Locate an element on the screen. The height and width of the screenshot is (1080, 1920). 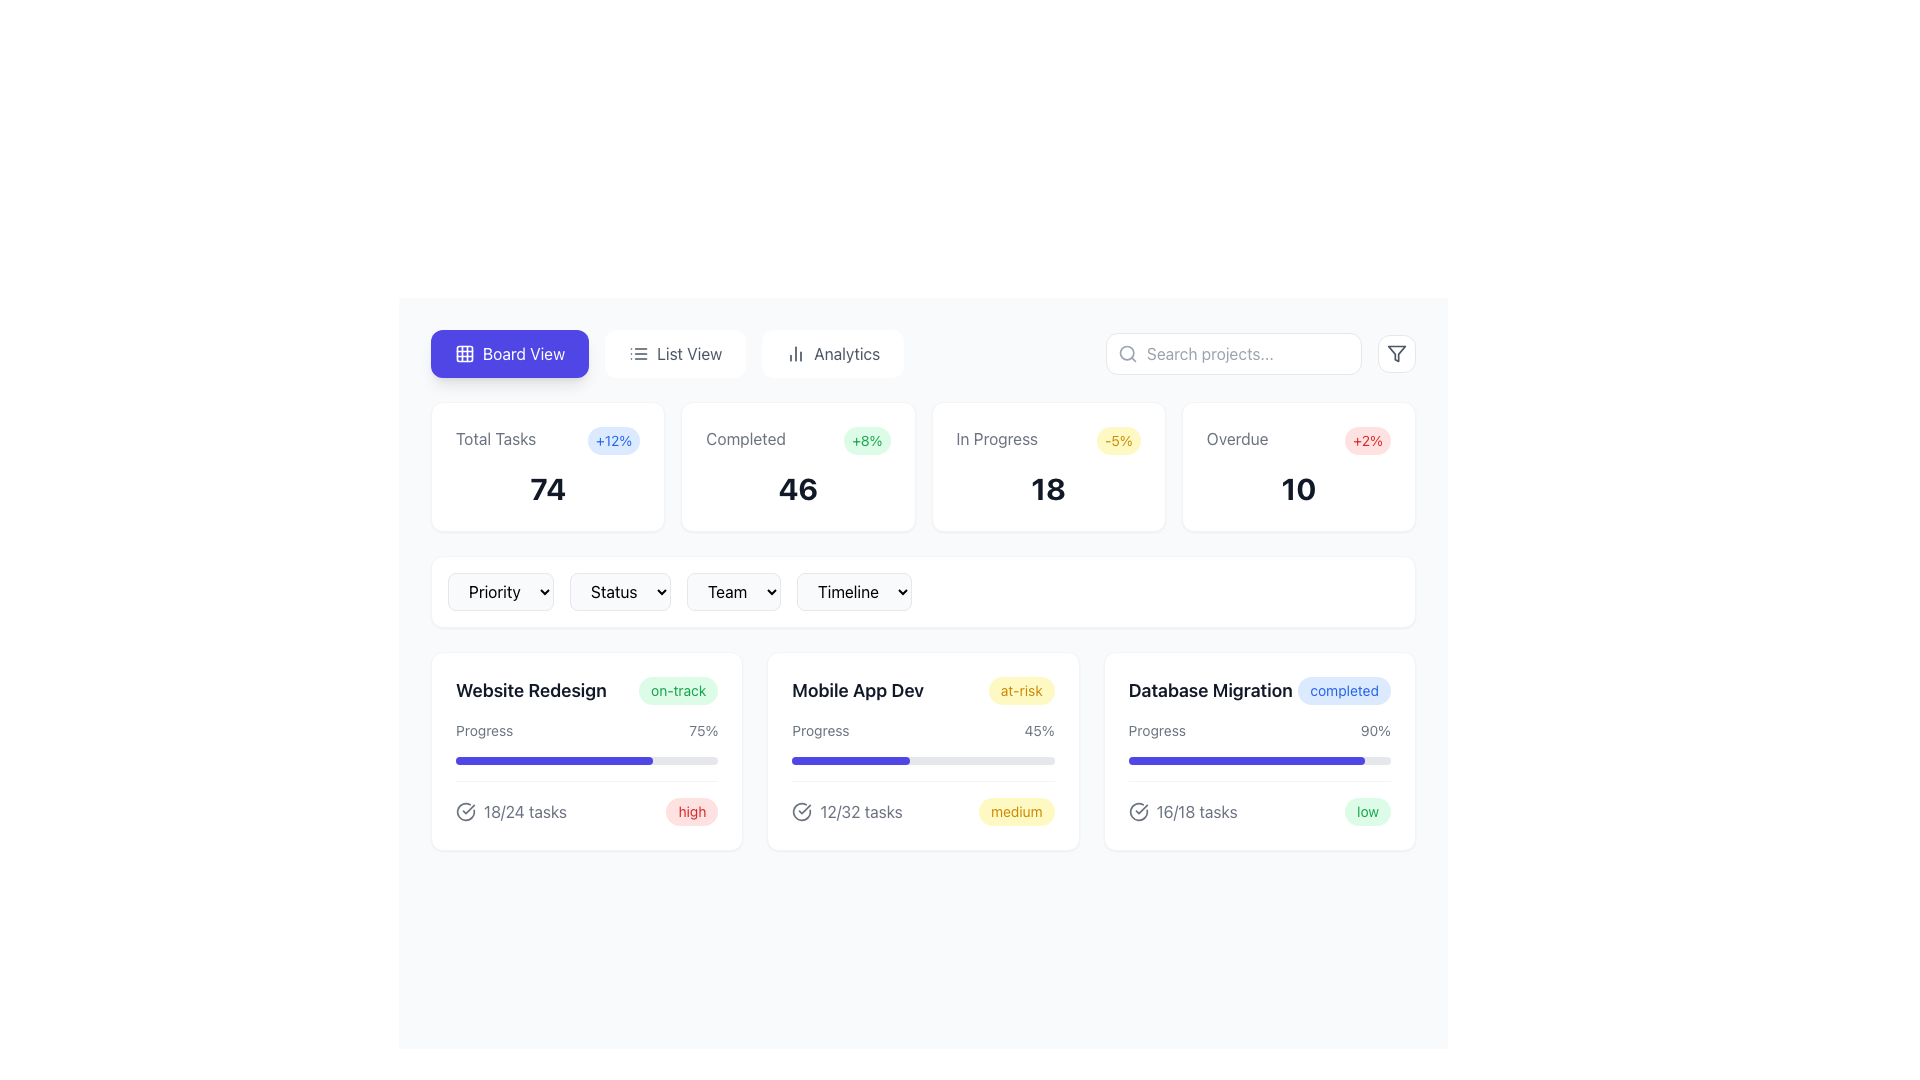
the 'Progress' text label, which is a standard sans-serif font in gray, located in the bottom-right area of the 'Database Migration' card, above the blue progress bar and preceding the '90%' label is located at coordinates (1157, 731).